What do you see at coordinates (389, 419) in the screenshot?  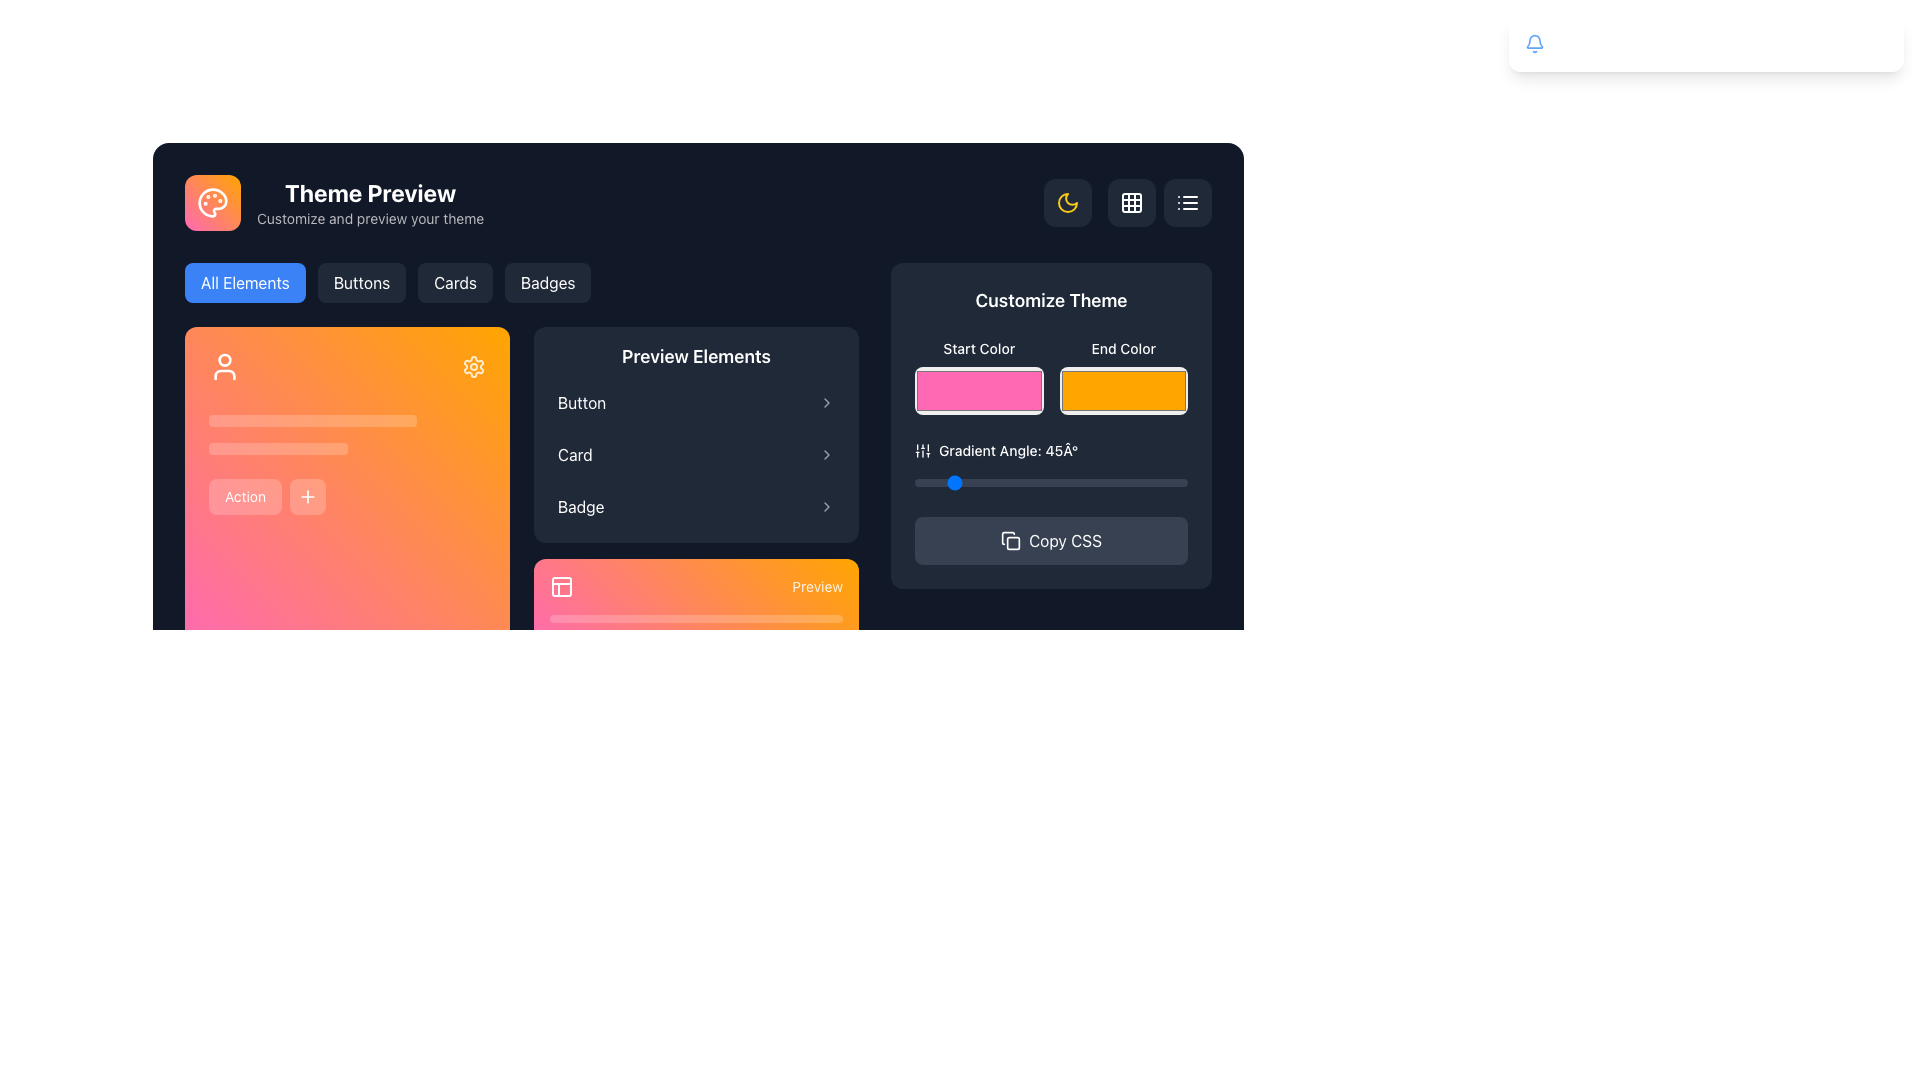 I see `the slider` at bounding box center [389, 419].